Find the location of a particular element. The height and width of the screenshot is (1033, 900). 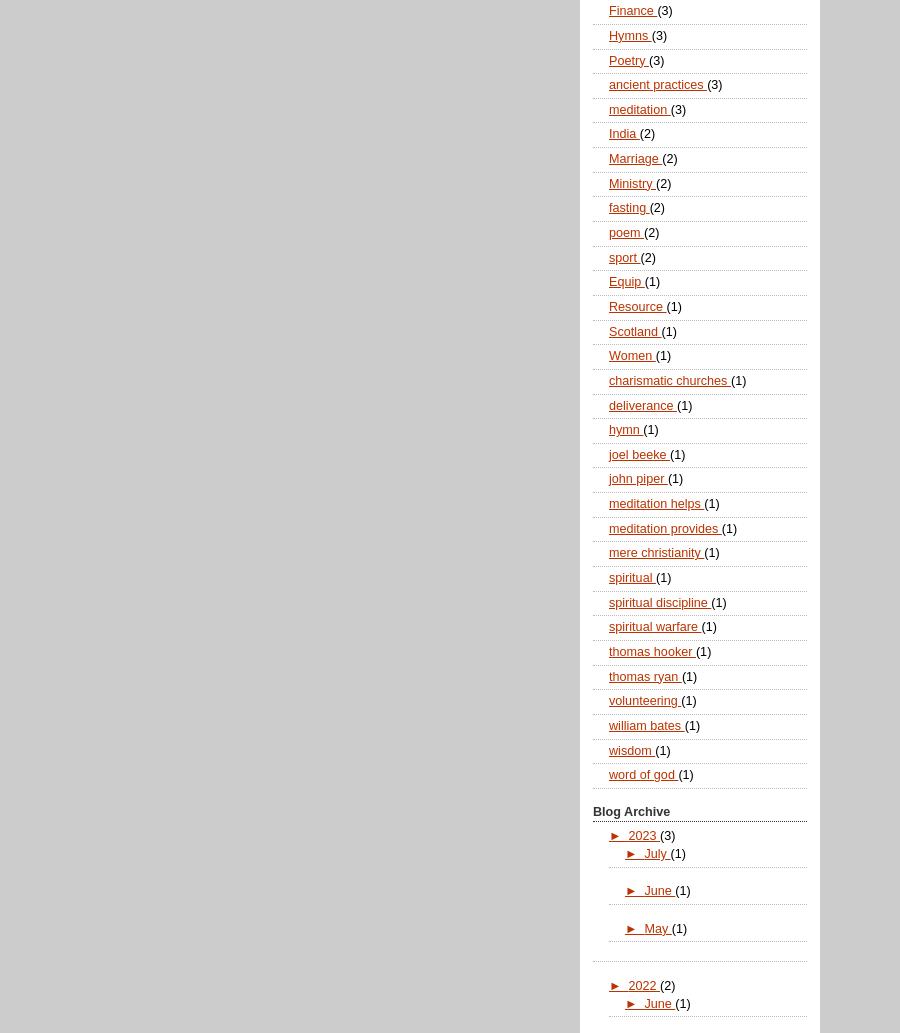

'2023' is located at coordinates (644, 836).